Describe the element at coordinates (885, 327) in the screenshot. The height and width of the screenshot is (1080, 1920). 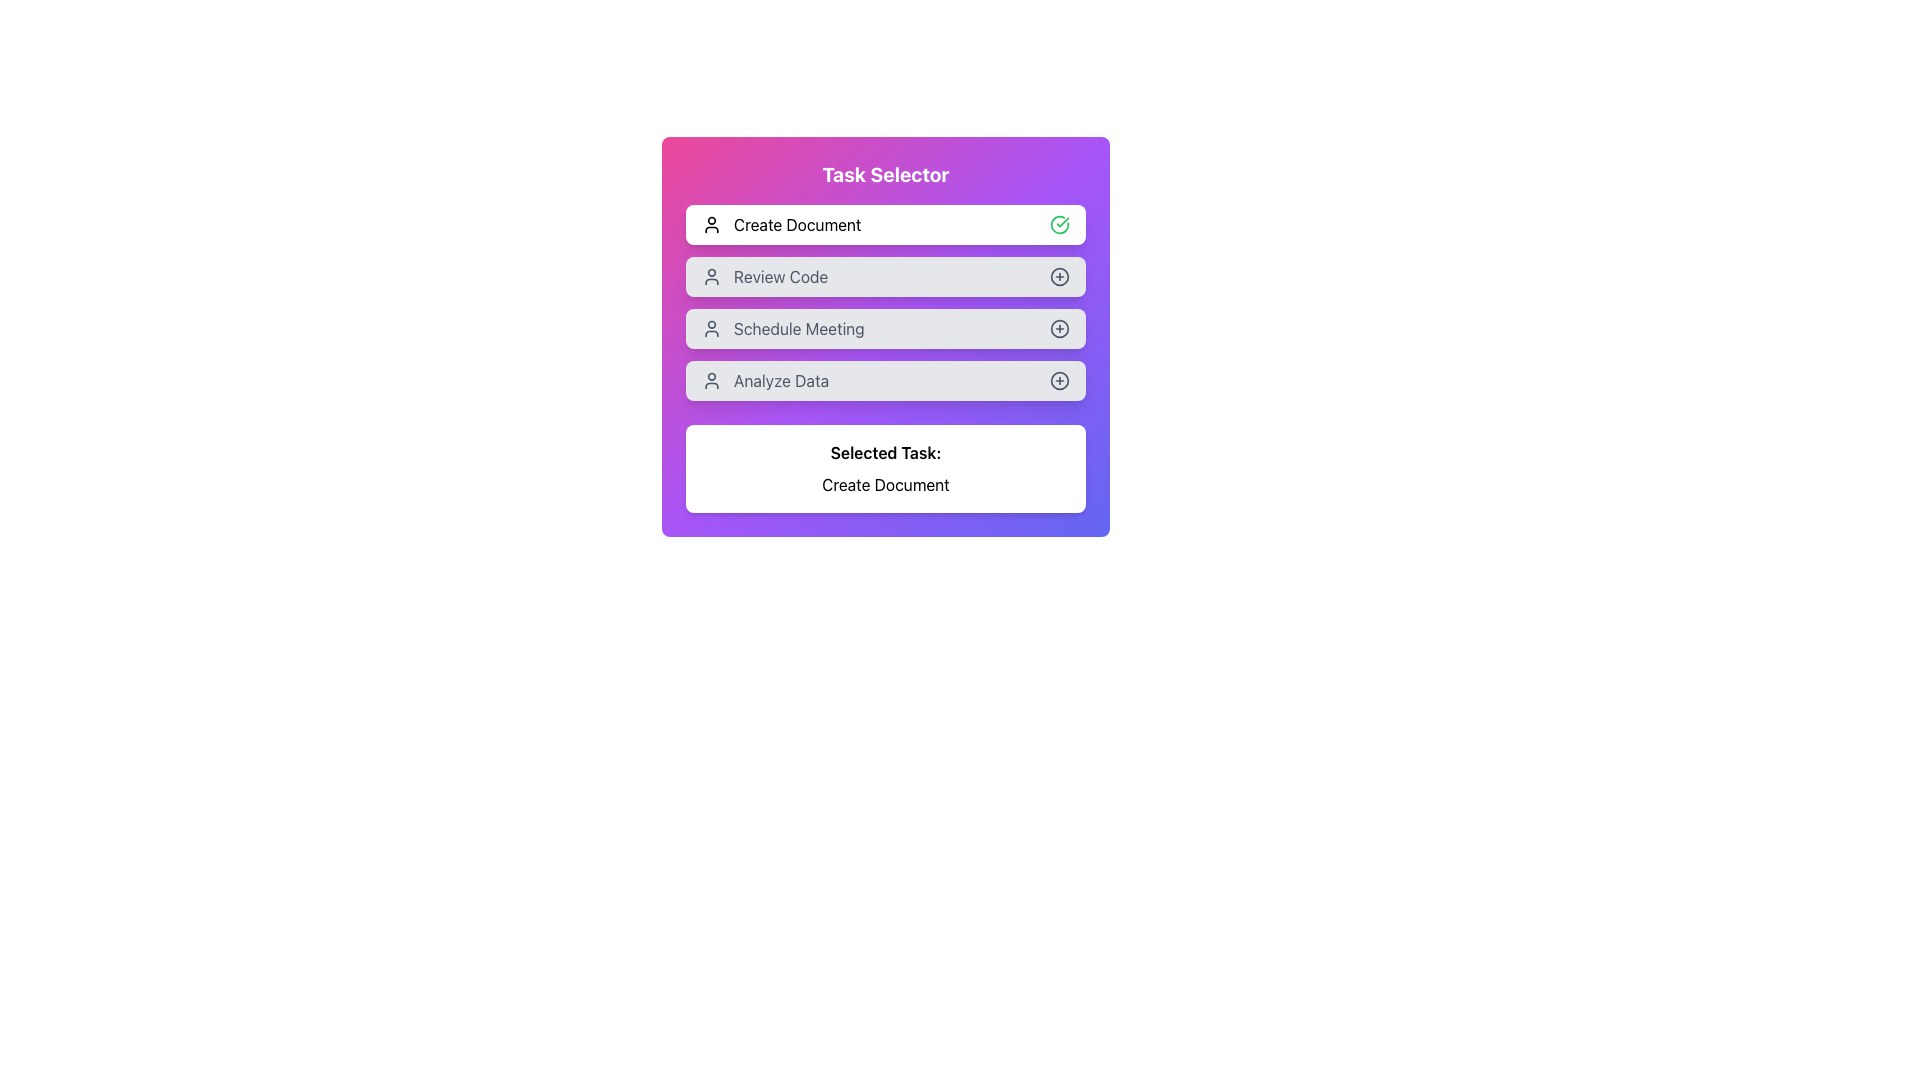
I see `the 'Schedule Meeting' button` at that location.